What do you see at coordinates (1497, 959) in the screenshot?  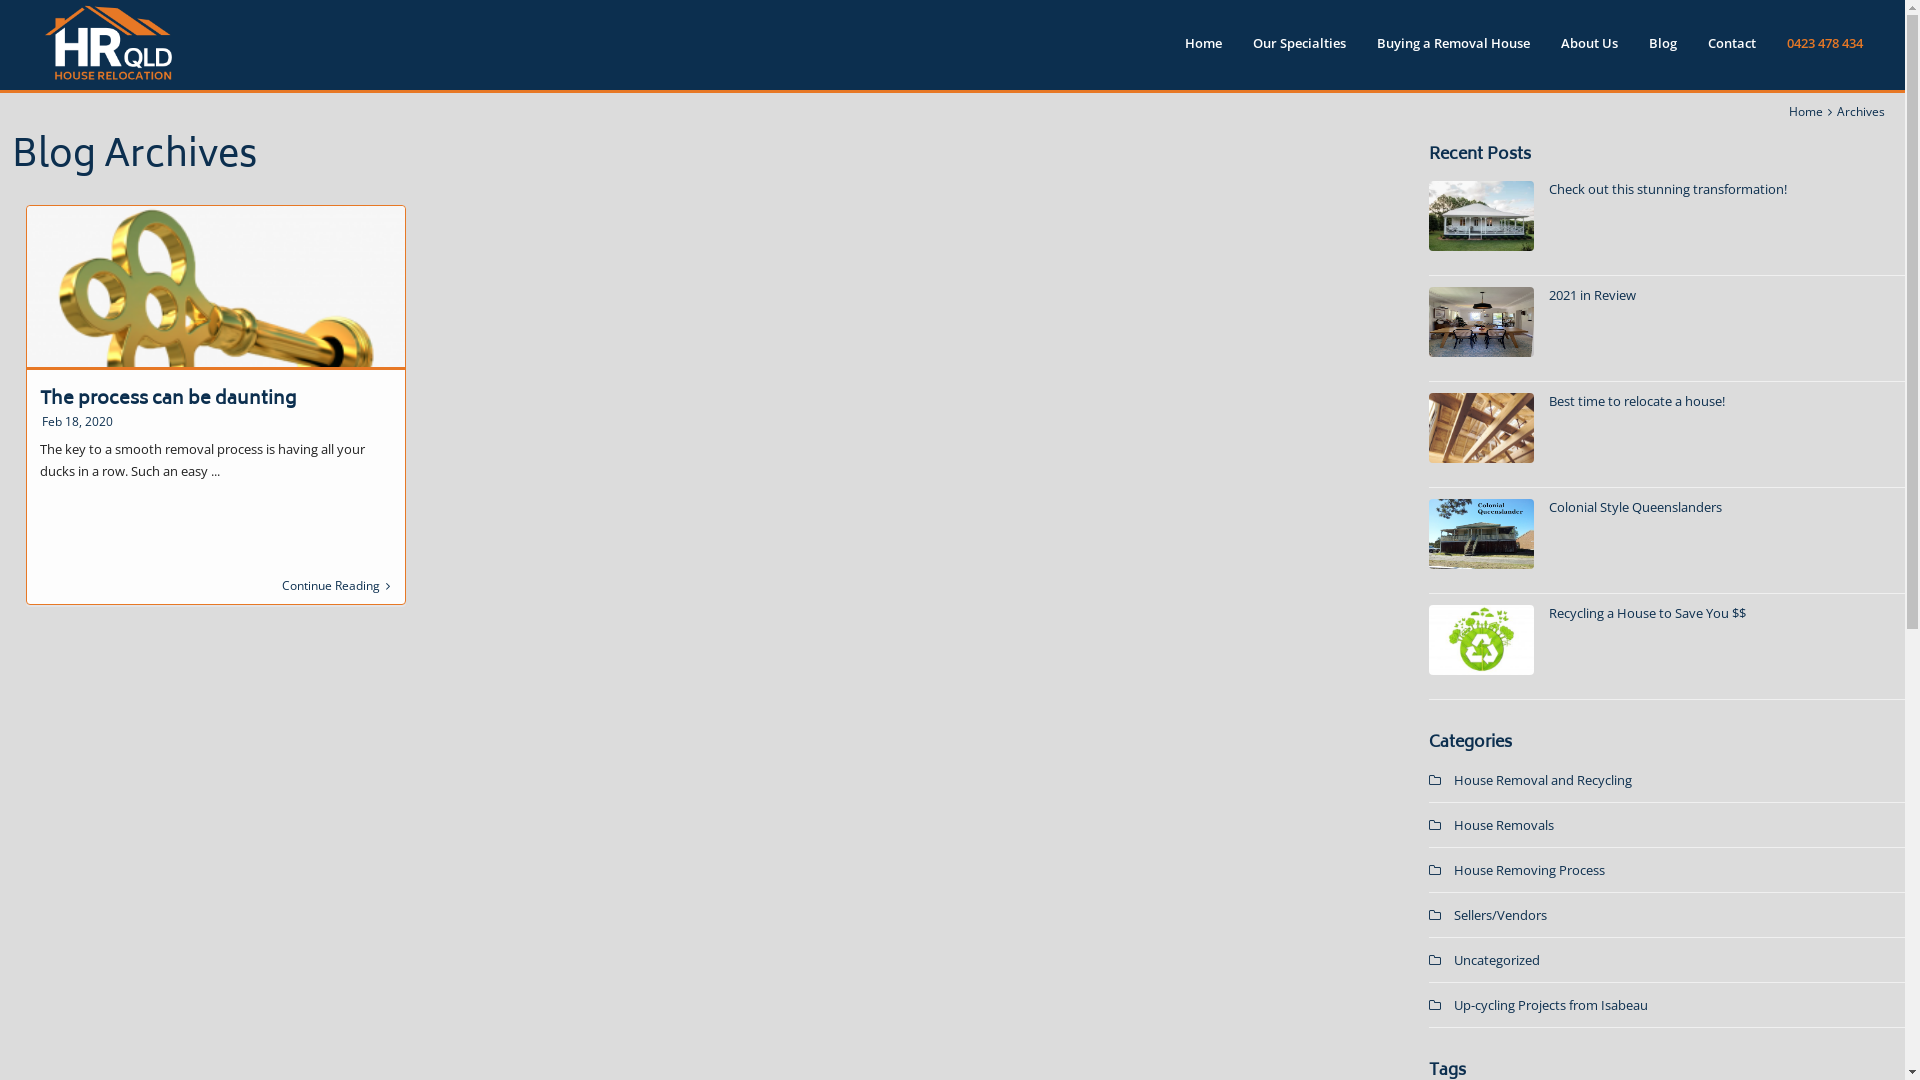 I see `'Uncategorized'` at bounding box center [1497, 959].